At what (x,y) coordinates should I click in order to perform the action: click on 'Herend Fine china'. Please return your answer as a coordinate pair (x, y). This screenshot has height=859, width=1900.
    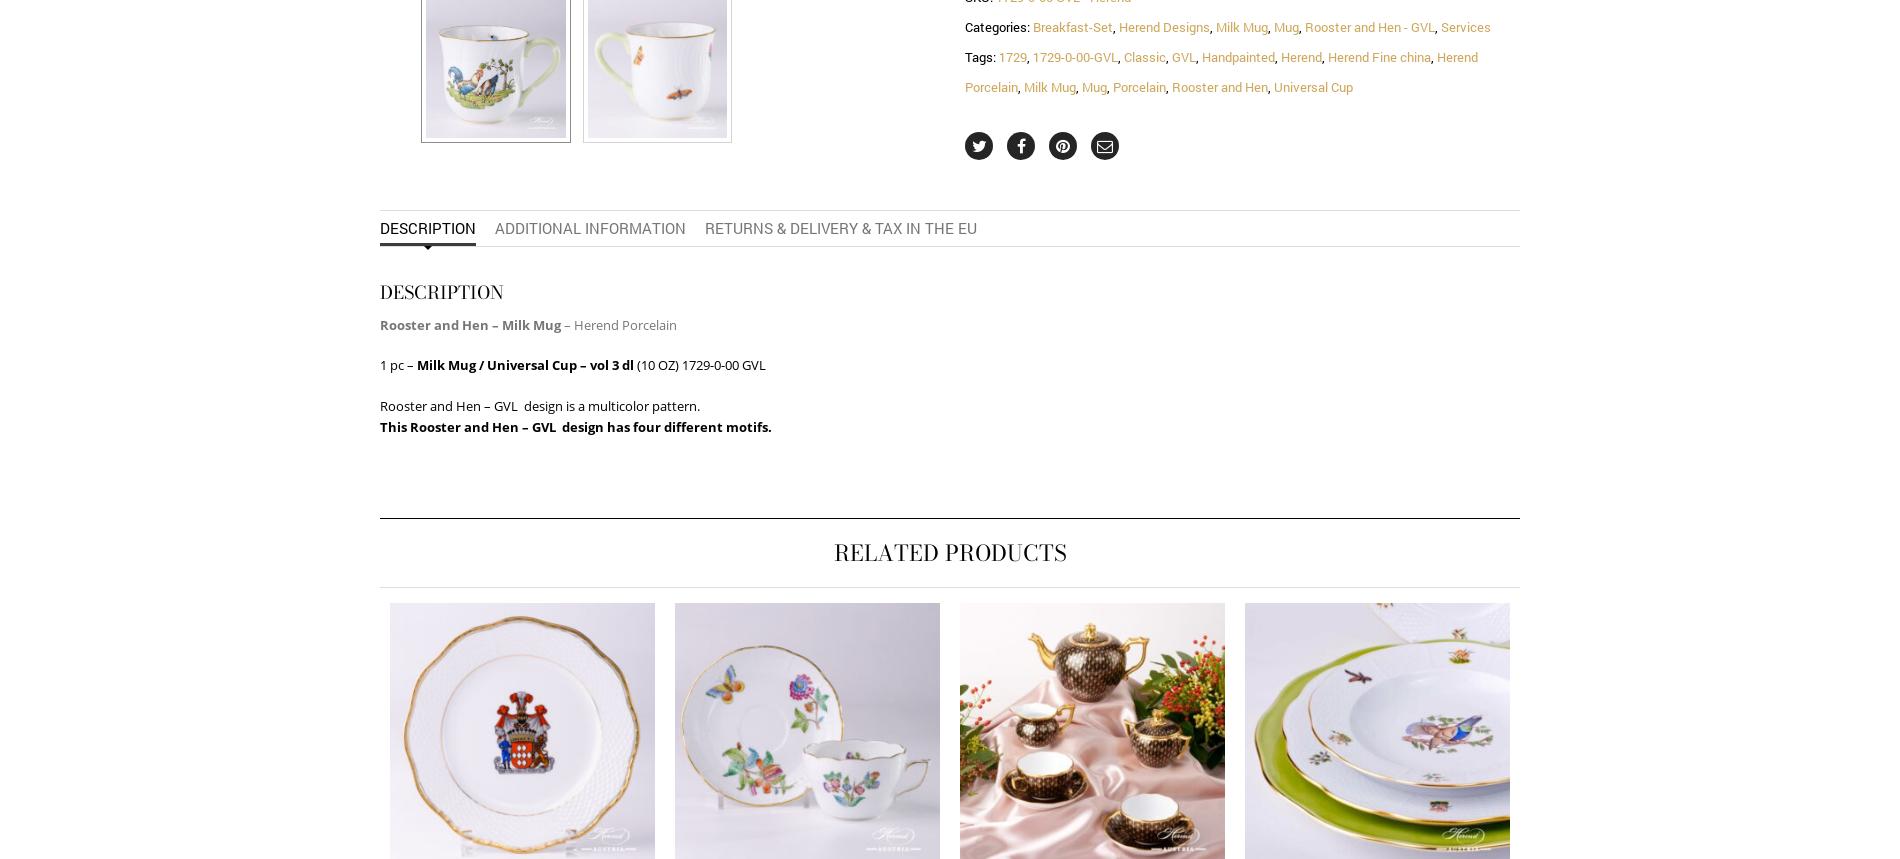
    Looking at the image, I should click on (1378, 56).